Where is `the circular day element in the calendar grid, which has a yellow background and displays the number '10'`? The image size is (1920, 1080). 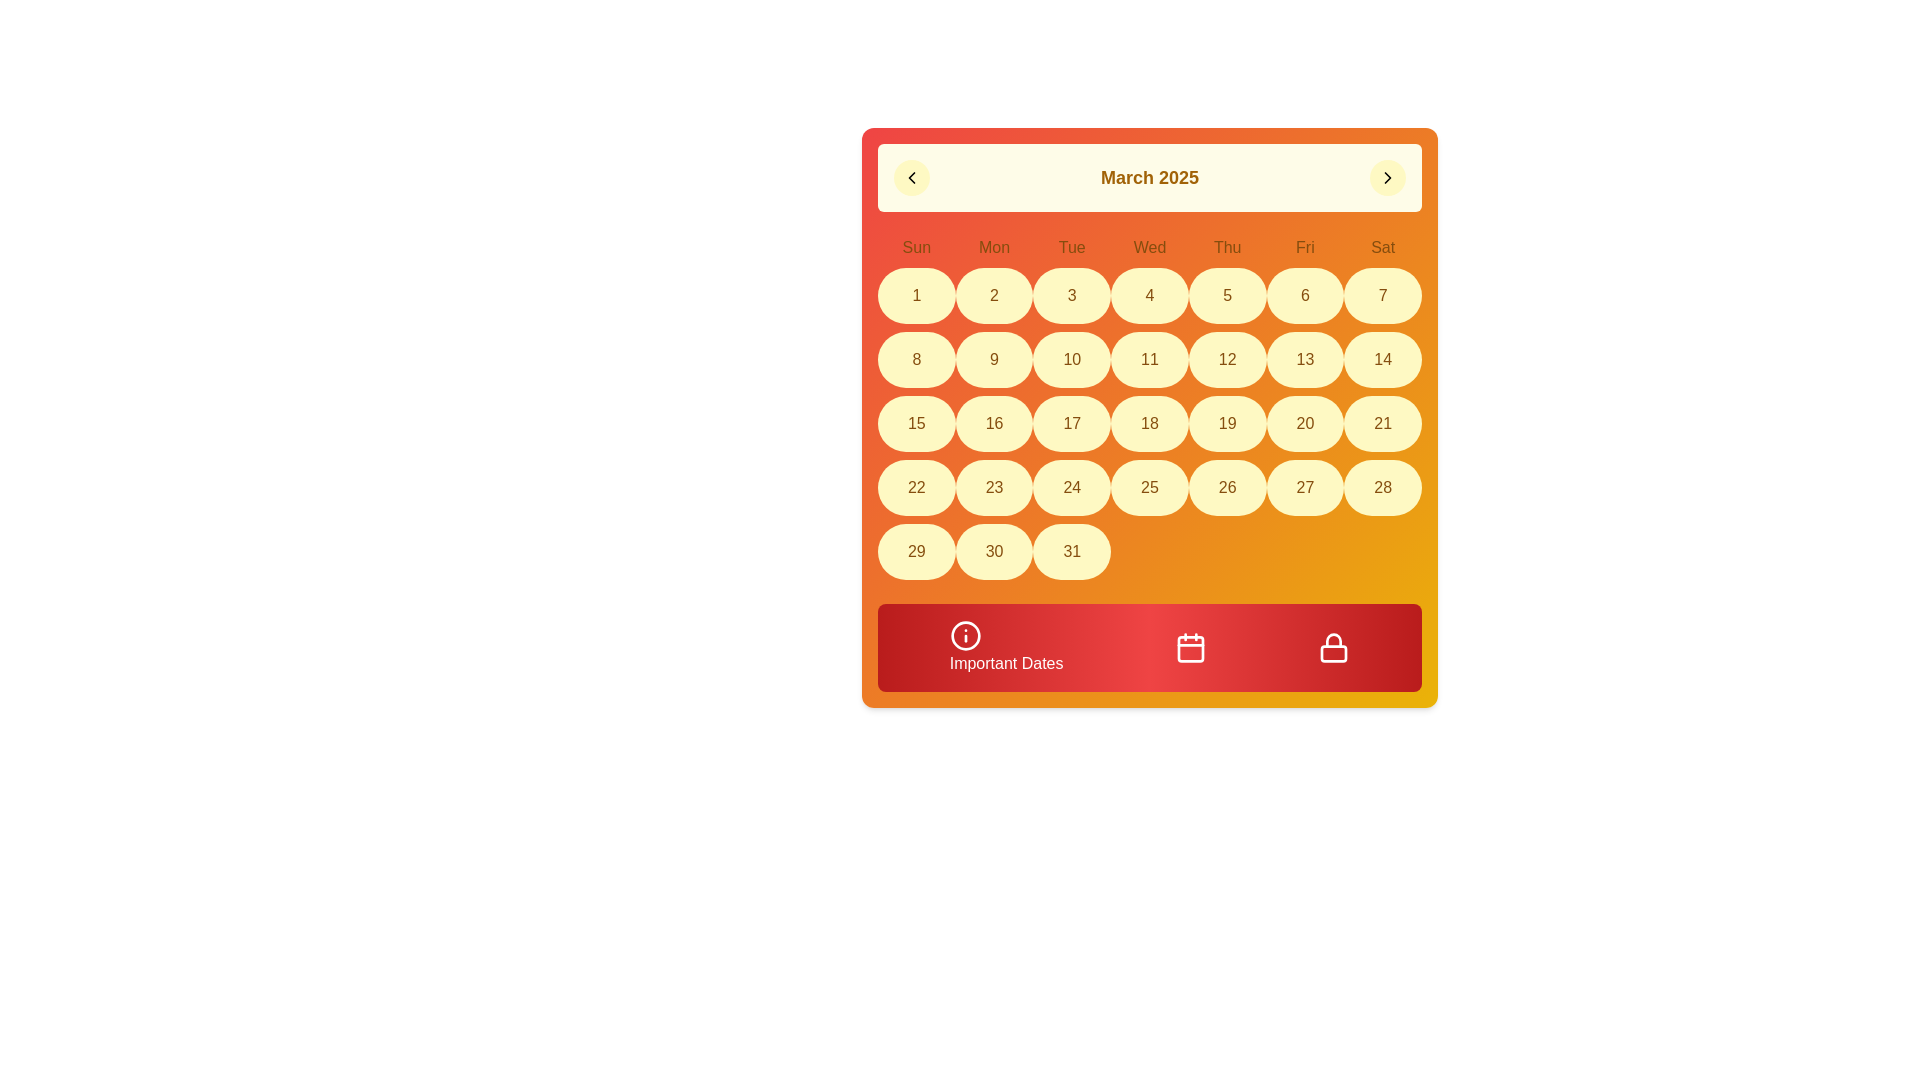
the circular day element in the calendar grid, which has a yellow background and displays the number '10' is located at coordinates (1071, 358).